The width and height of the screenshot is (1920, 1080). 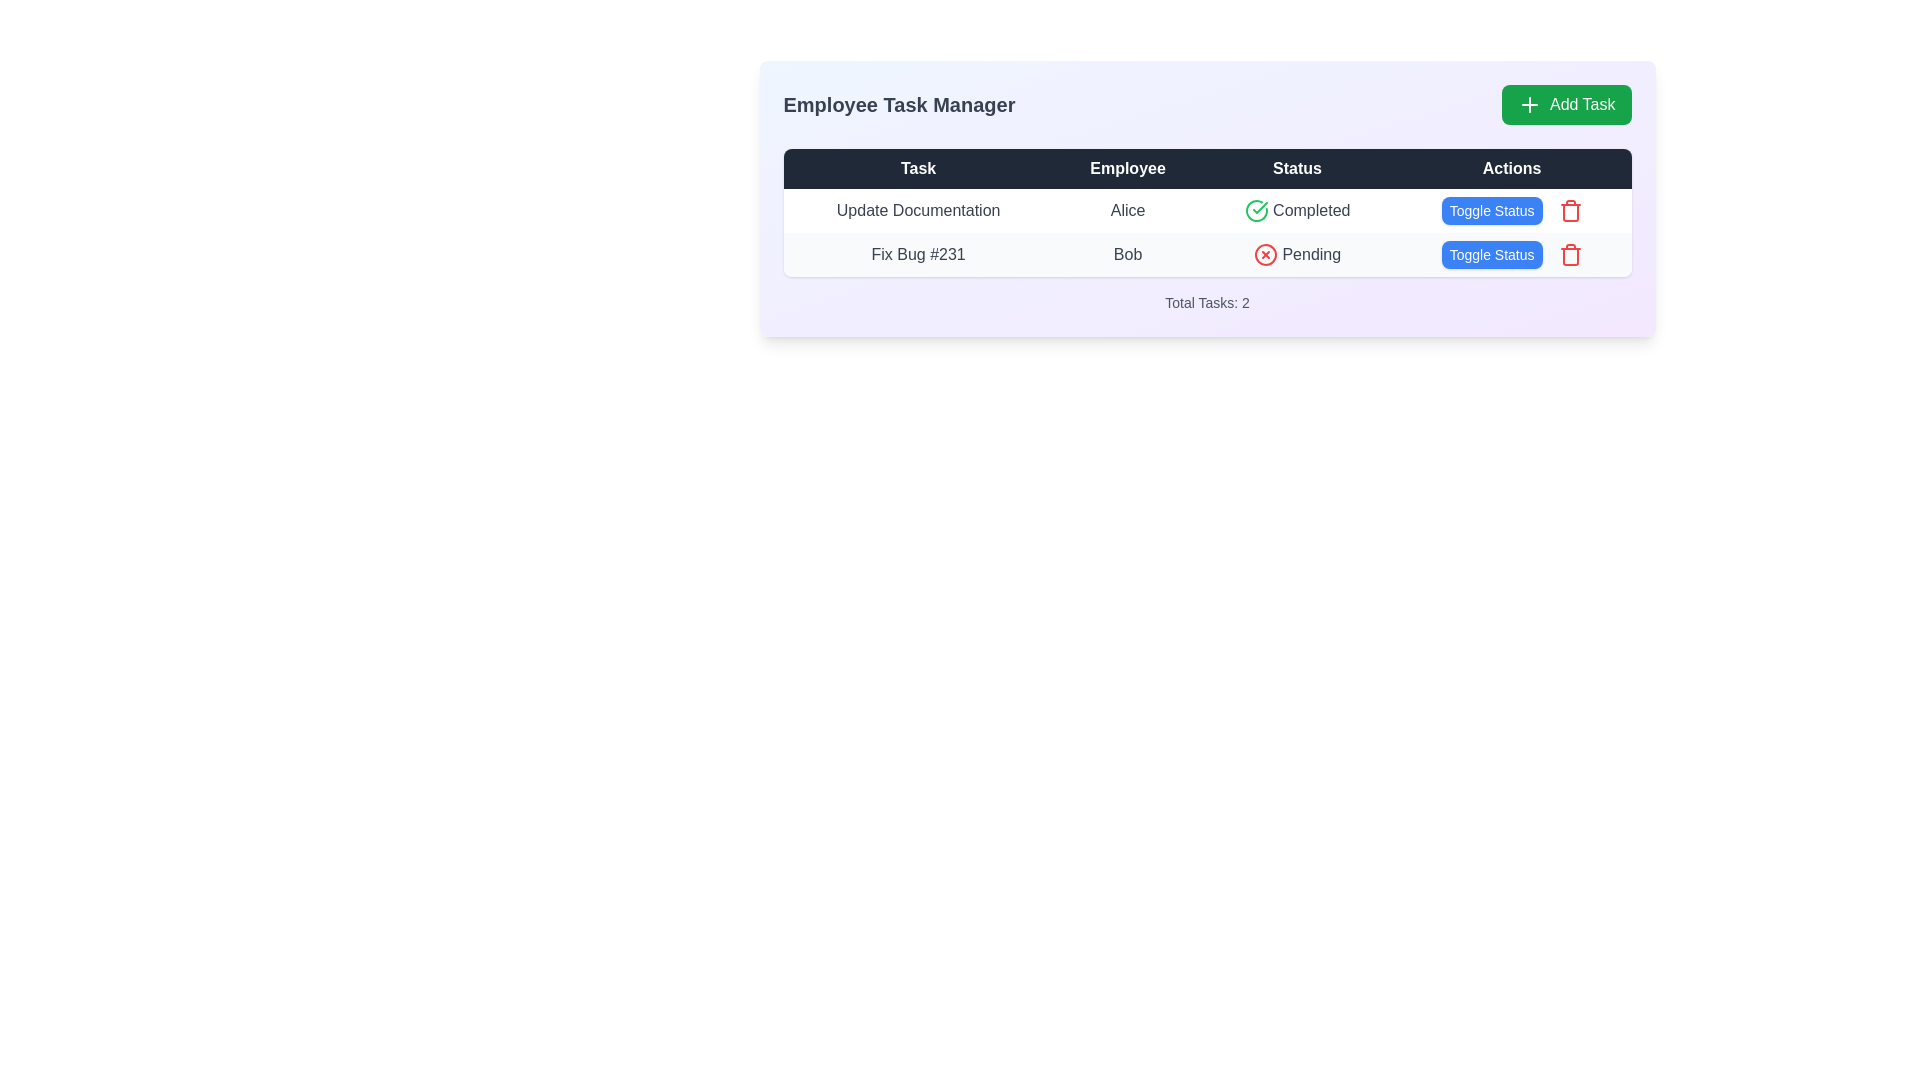 I want to click on the status icon indicating task completion in the manager interface, located in the 'Status' column of the first row, next to the 'Completed' text, so click(x=1255, y=211).